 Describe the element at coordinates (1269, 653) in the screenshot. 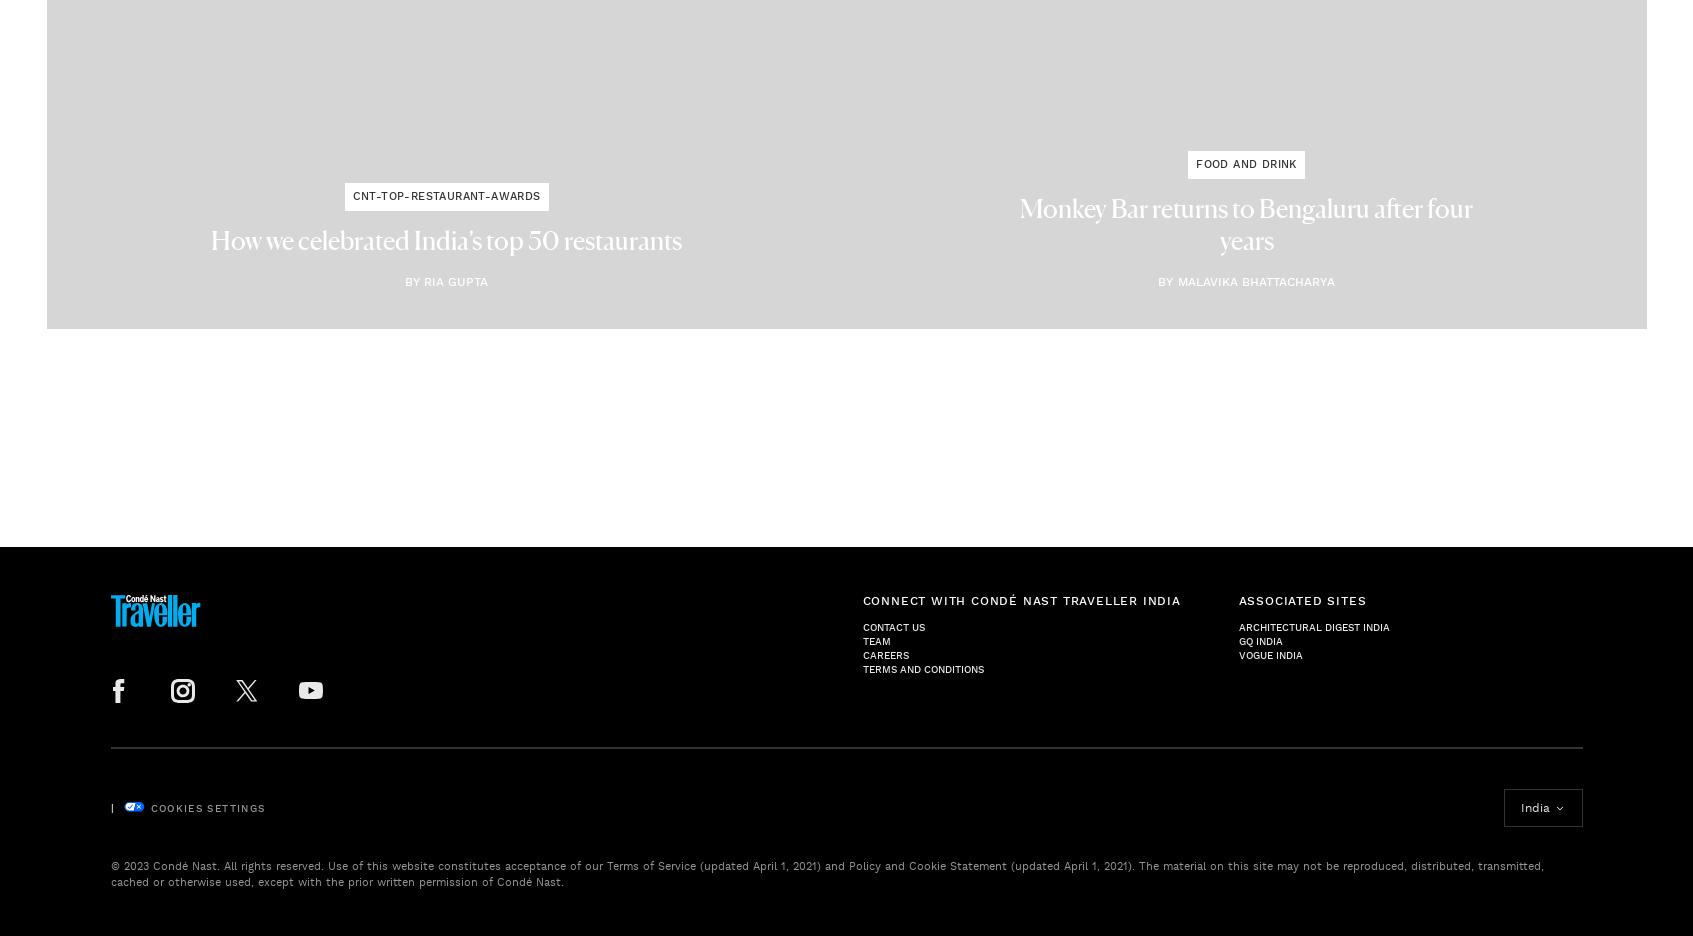

I see `'Vogue India'` at that location.